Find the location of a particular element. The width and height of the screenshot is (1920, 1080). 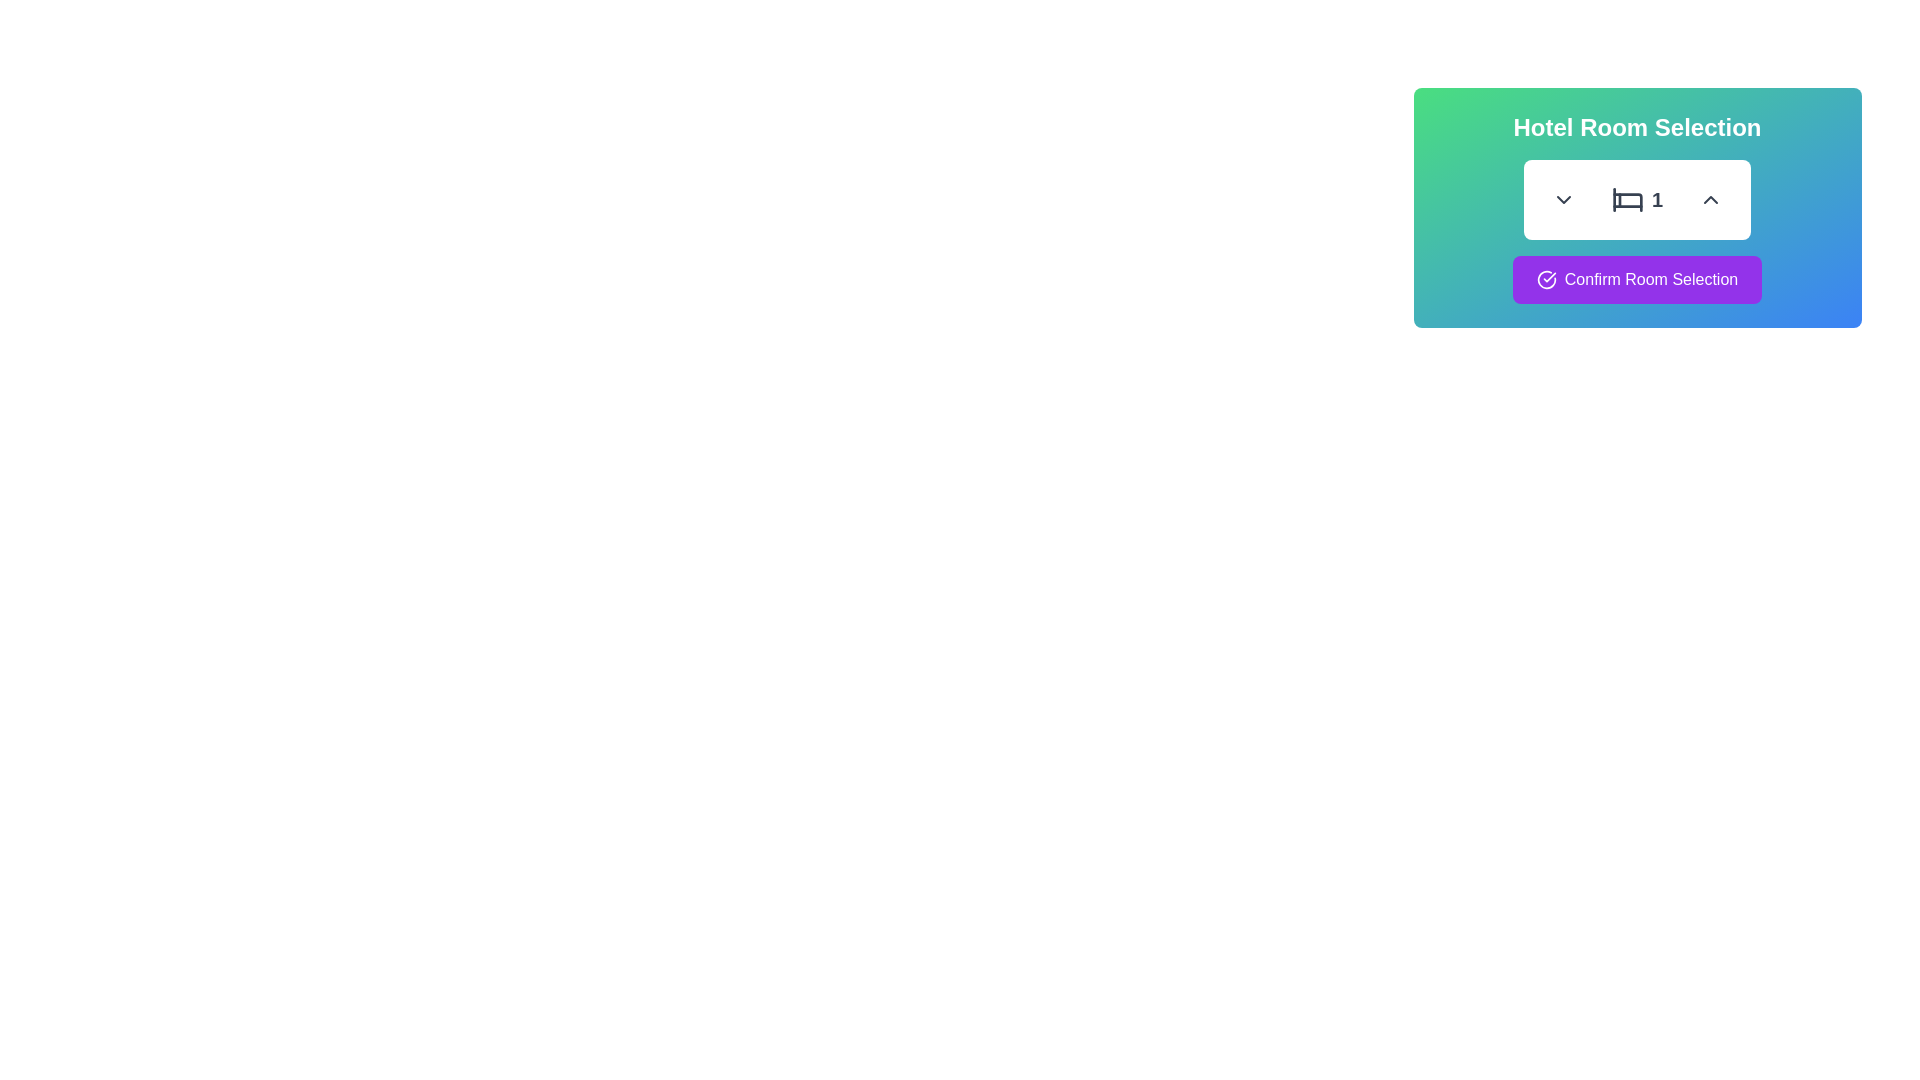

the bed icon representing room selection, which is visually accompanied by the numeric label '1' and is located near the top middle of the interface is located at coordinates (1627, 200).